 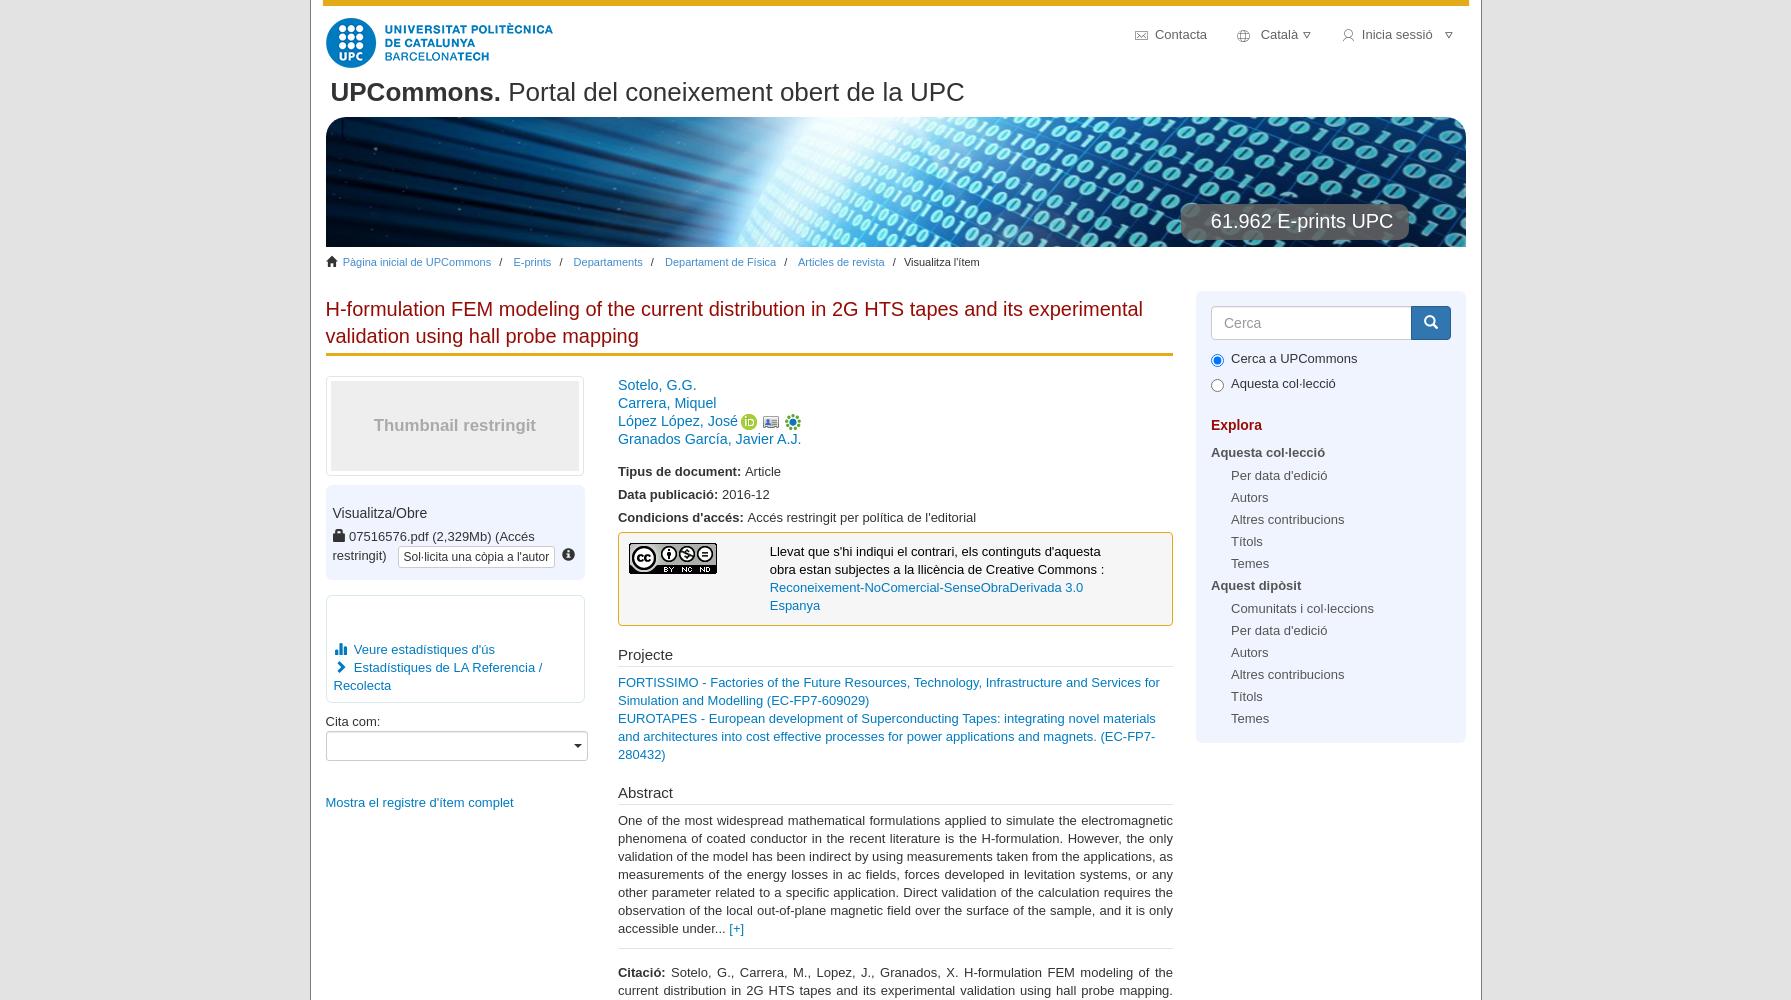 What do you see at coordinates (747, 516) in the screenshot?
I see `'Accés restringit per política de l'editorial'` at bounding box center [747, 516].